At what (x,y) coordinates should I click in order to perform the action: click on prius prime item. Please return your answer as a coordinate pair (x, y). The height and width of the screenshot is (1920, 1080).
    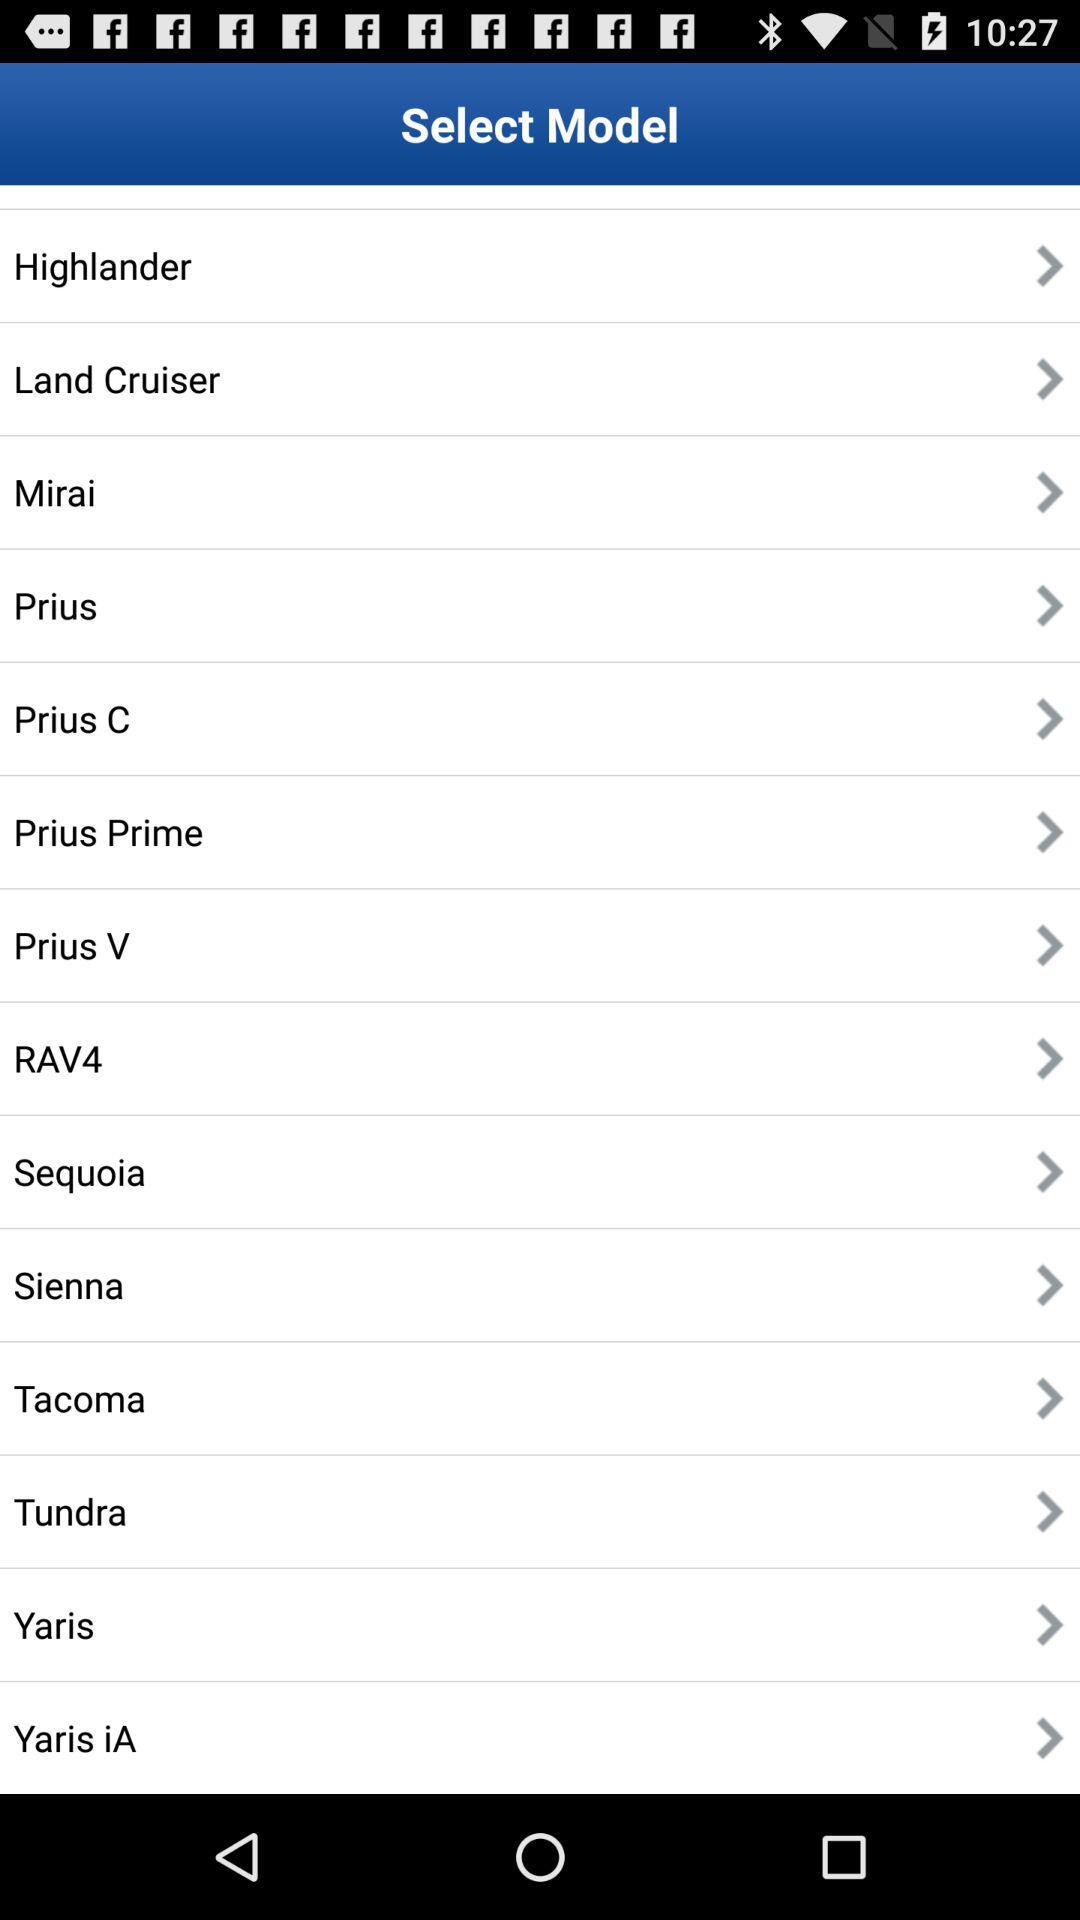
    Looking at the image, I should click on (108, 831).